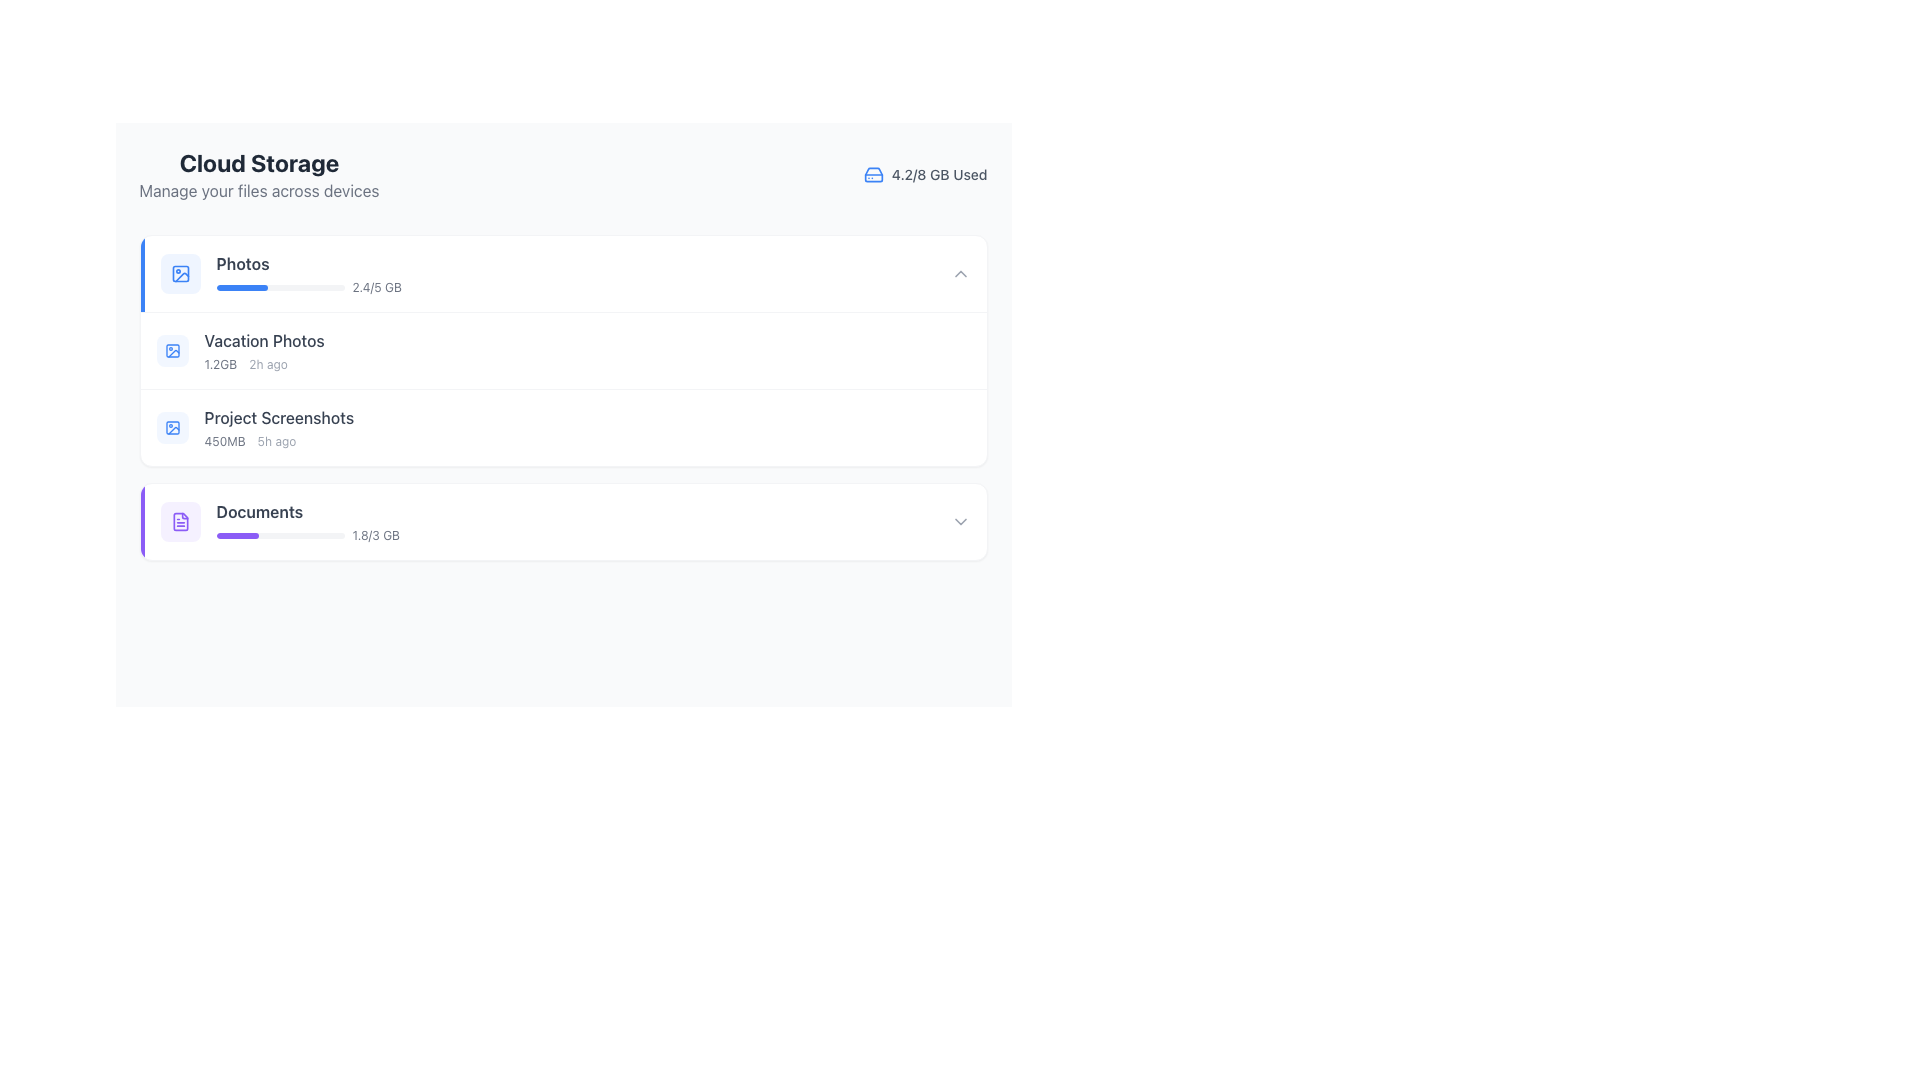 This screenshot has width=1920, height=1080. Describe the element at coordinates (562, 349) in the screenshot. I see `the List item representing 'Vacation Photos', which summarizes a storage item with a size of 1.2GB and a last action time of 2 hours ago, located as the second entry in the main list under the 'Photos' section` at that location.